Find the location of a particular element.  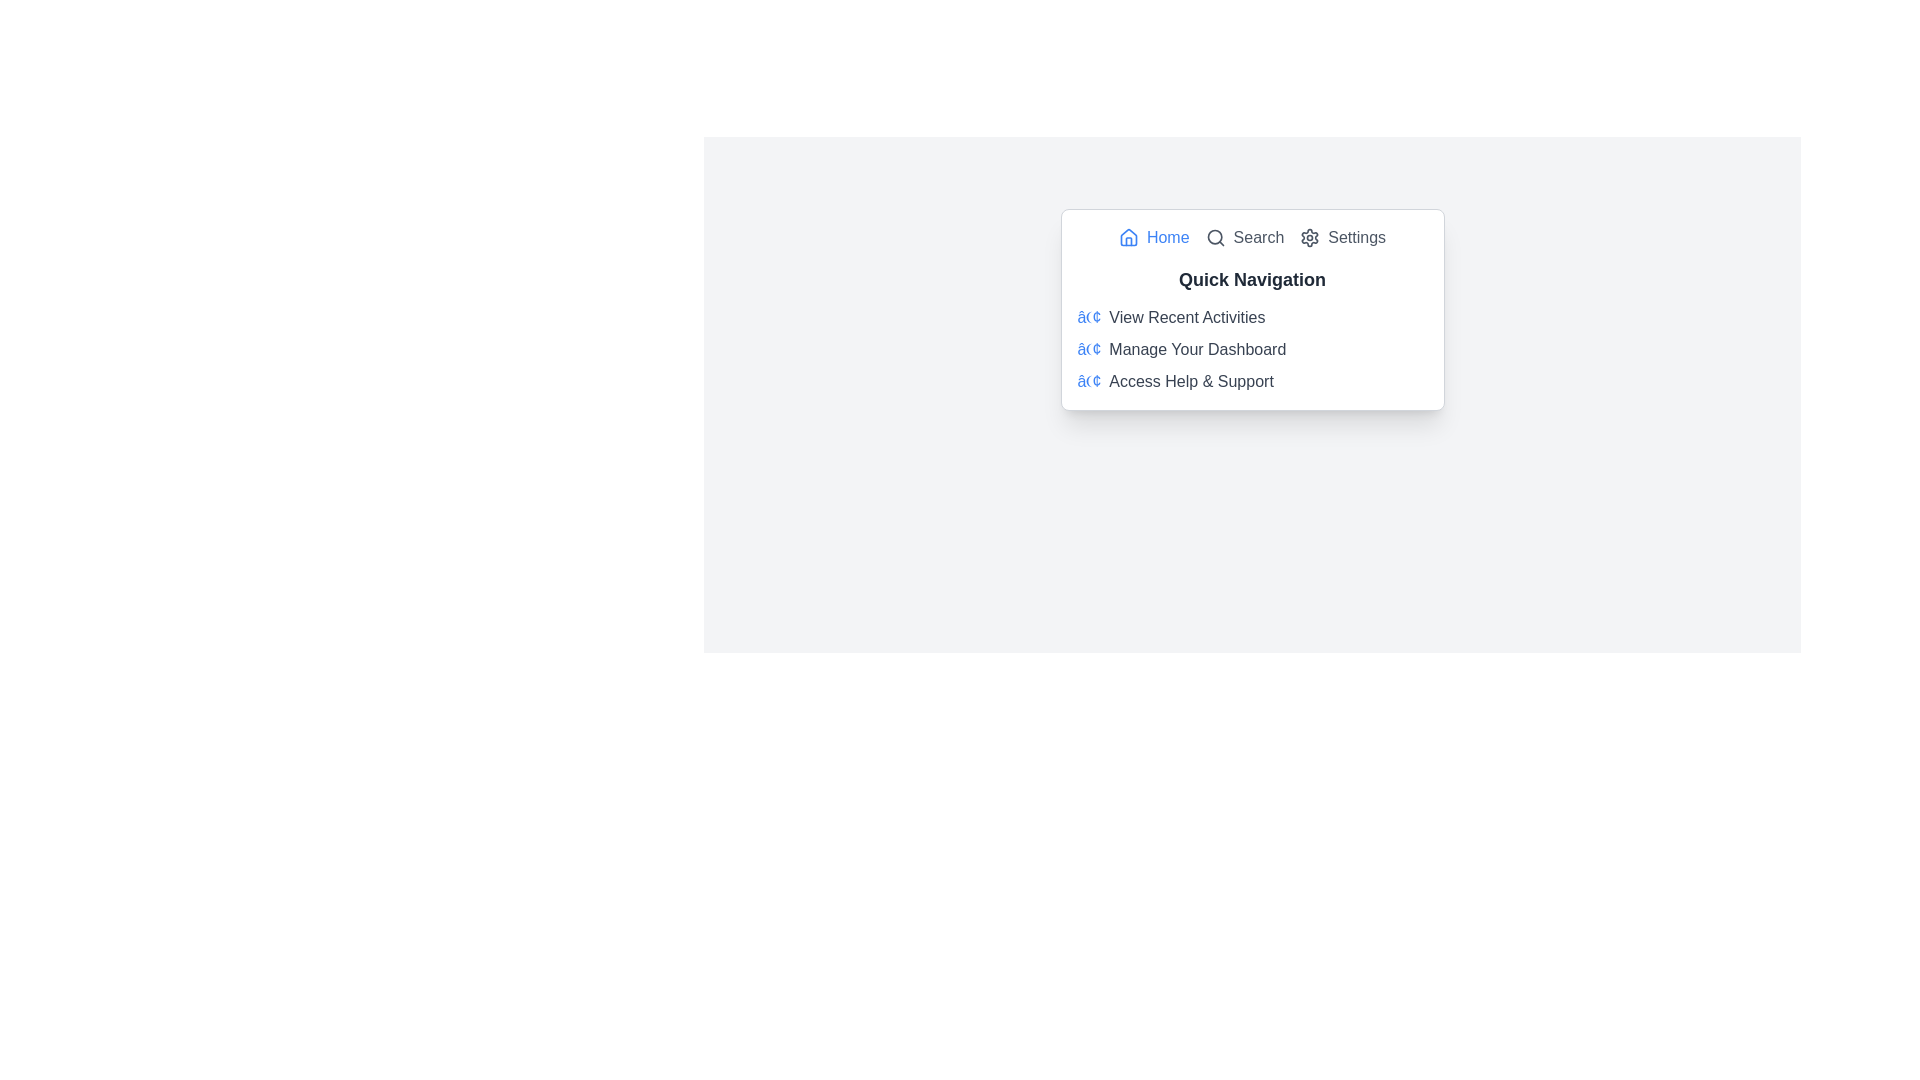

the 'Search' button with a magnifying glass icon located in the center of the interface is located at coordinates (1243, 237).